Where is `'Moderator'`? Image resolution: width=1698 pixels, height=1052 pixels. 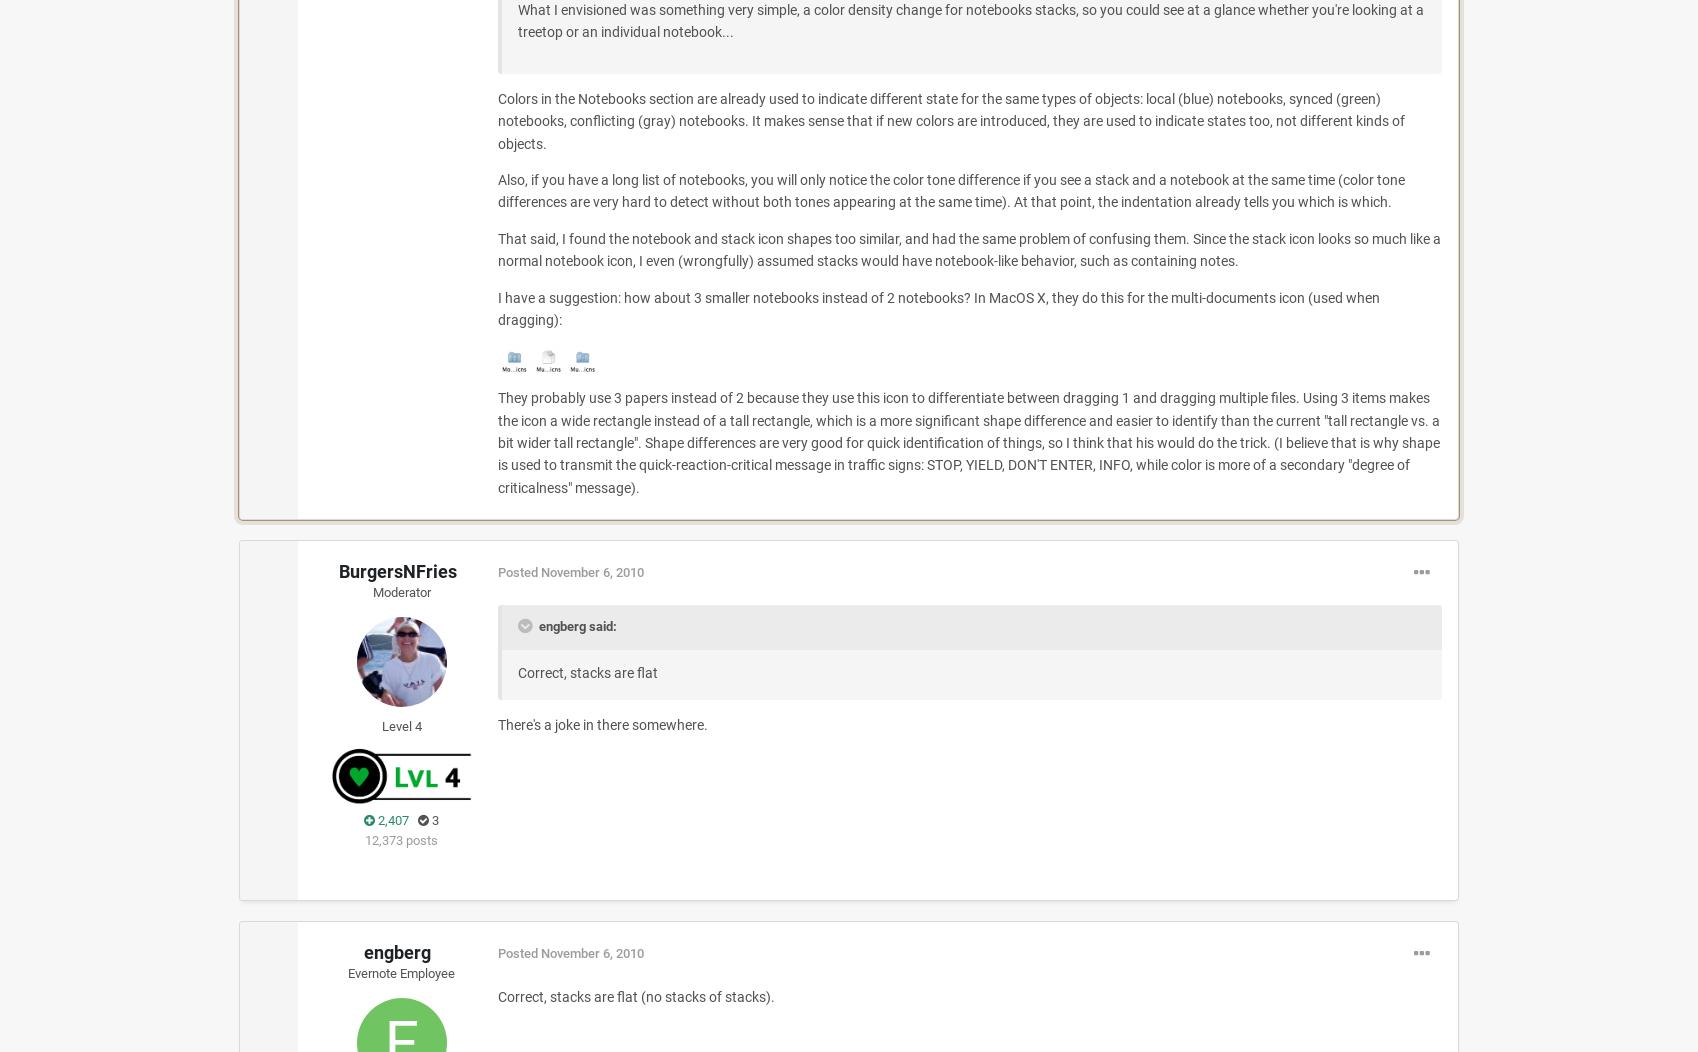 'Moderator' is located at coordinates (401, 591).